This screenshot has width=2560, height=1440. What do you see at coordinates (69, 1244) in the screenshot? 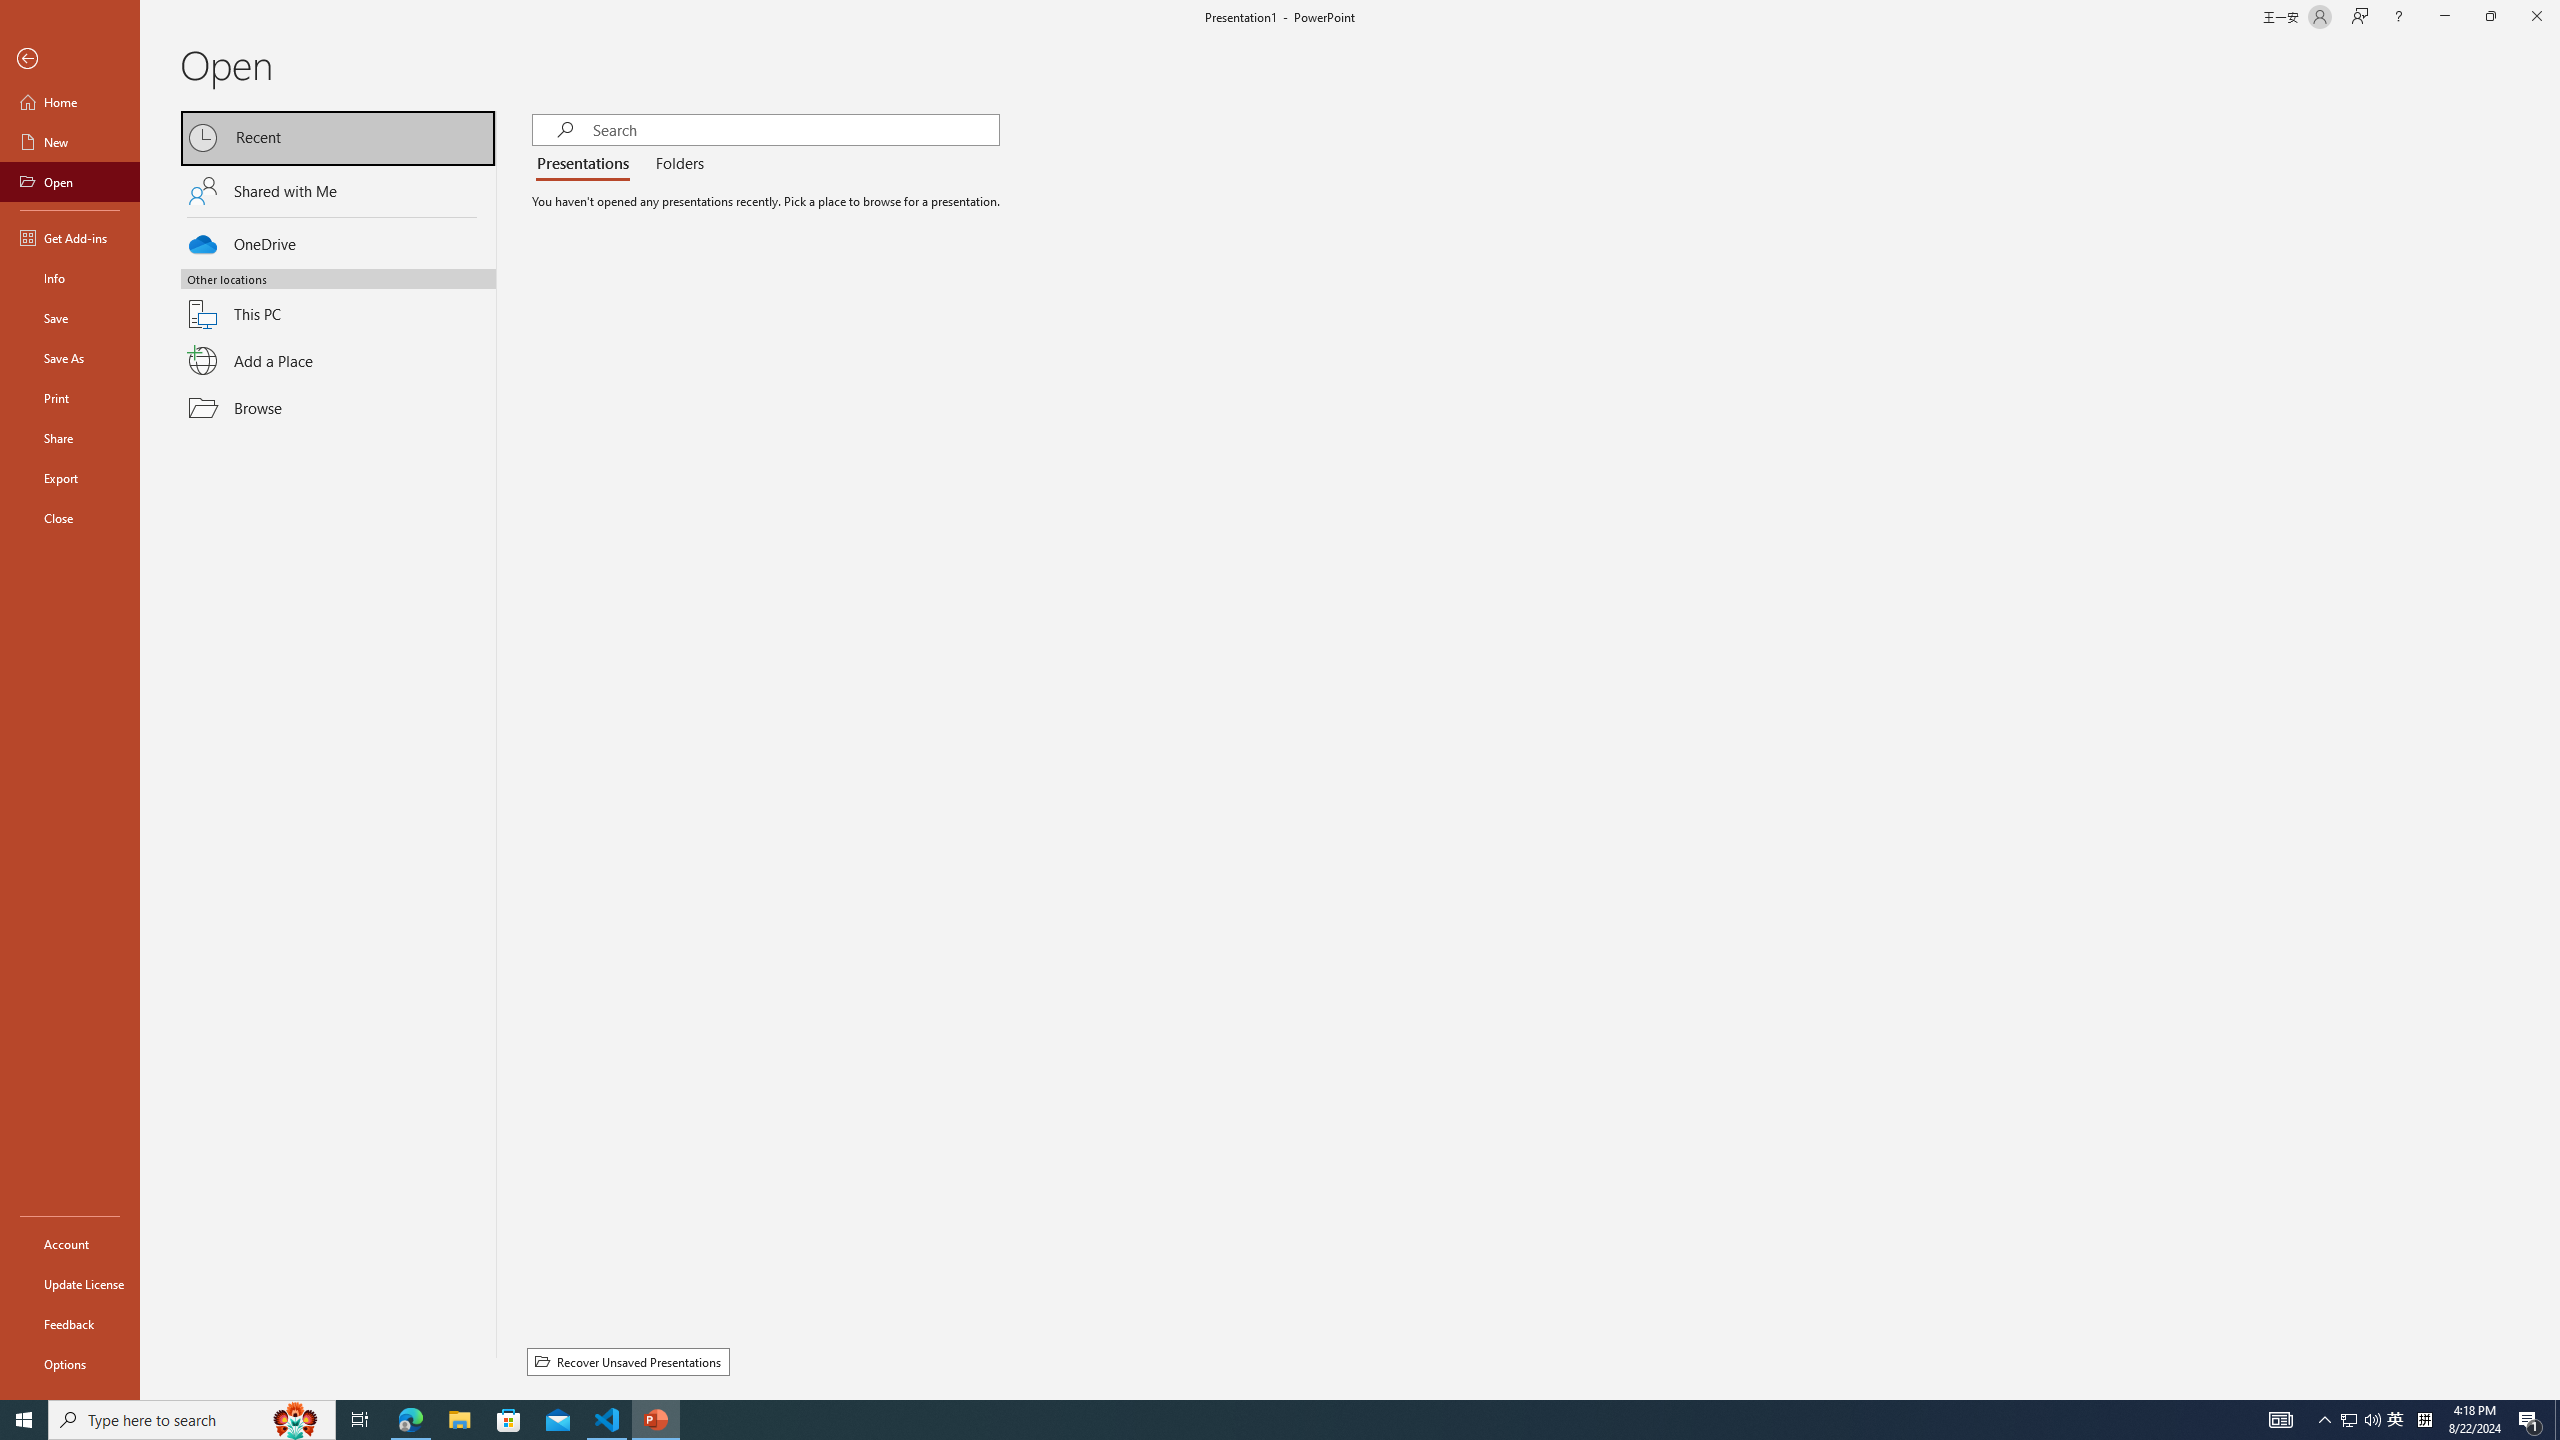
I see `'Account'` at bounding box center [69, 1244].